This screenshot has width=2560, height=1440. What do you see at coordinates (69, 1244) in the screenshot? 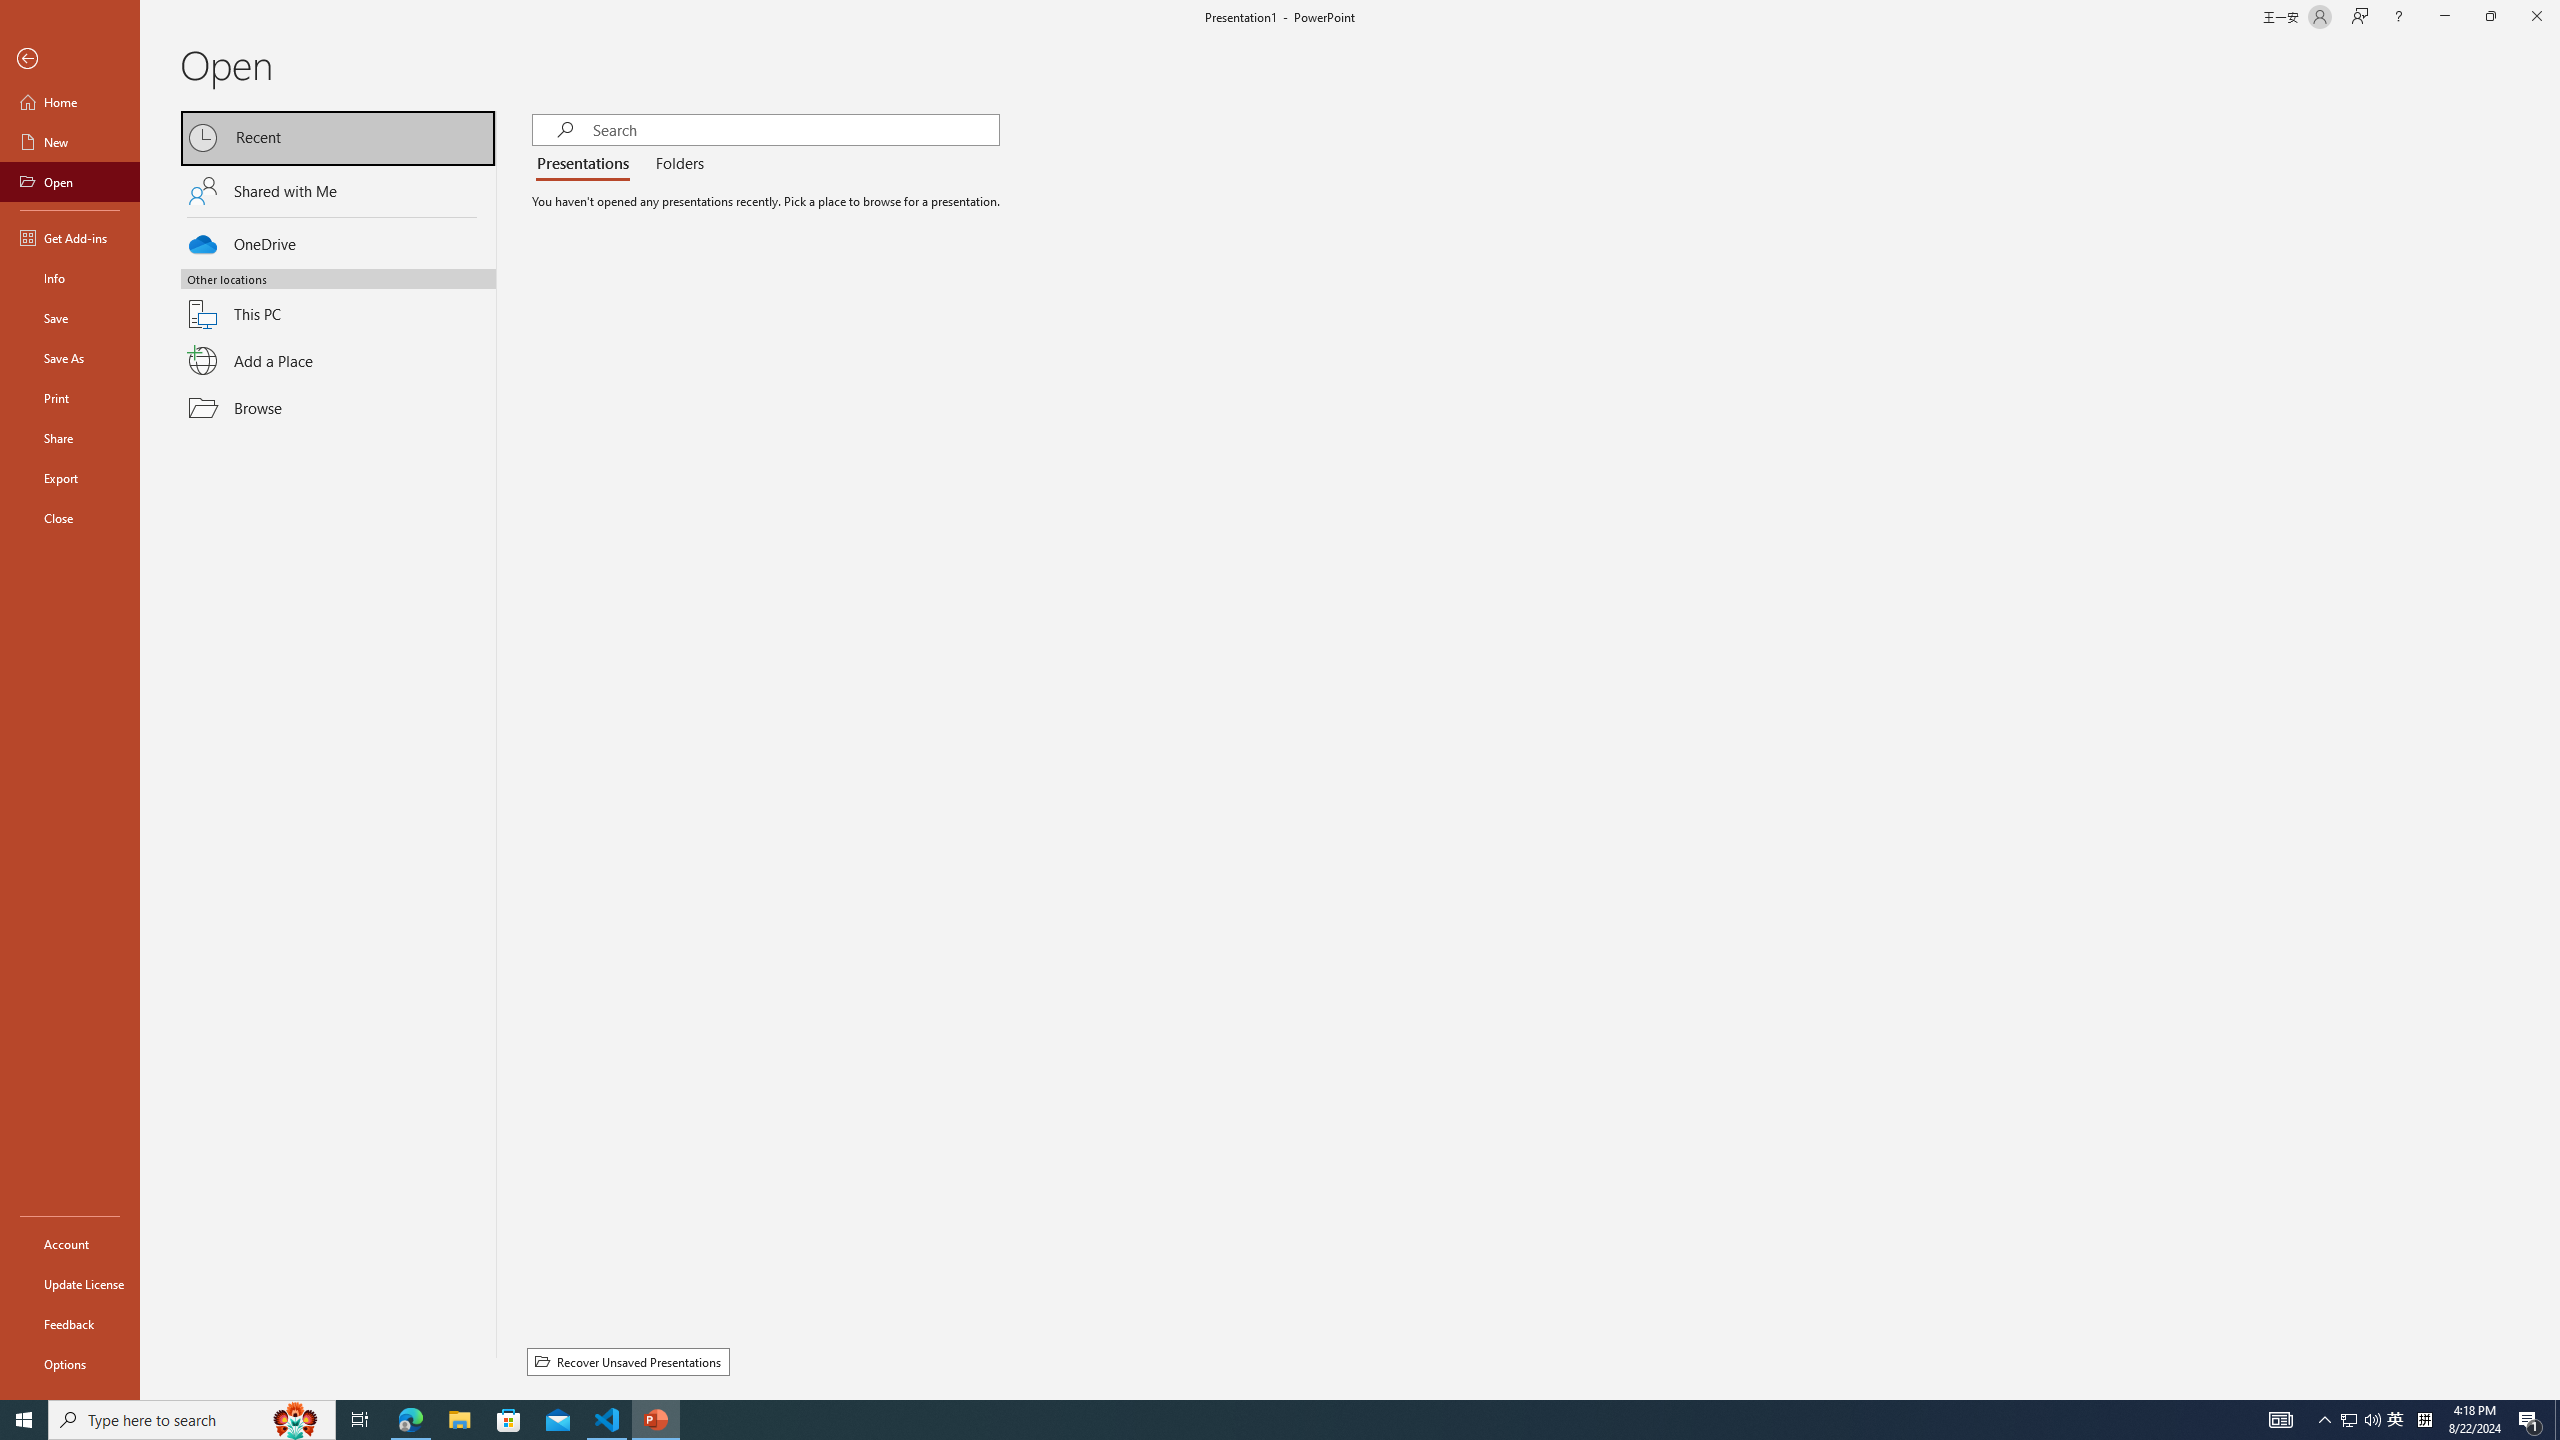
I see `'Account'` at bounding box center [69, 1244].